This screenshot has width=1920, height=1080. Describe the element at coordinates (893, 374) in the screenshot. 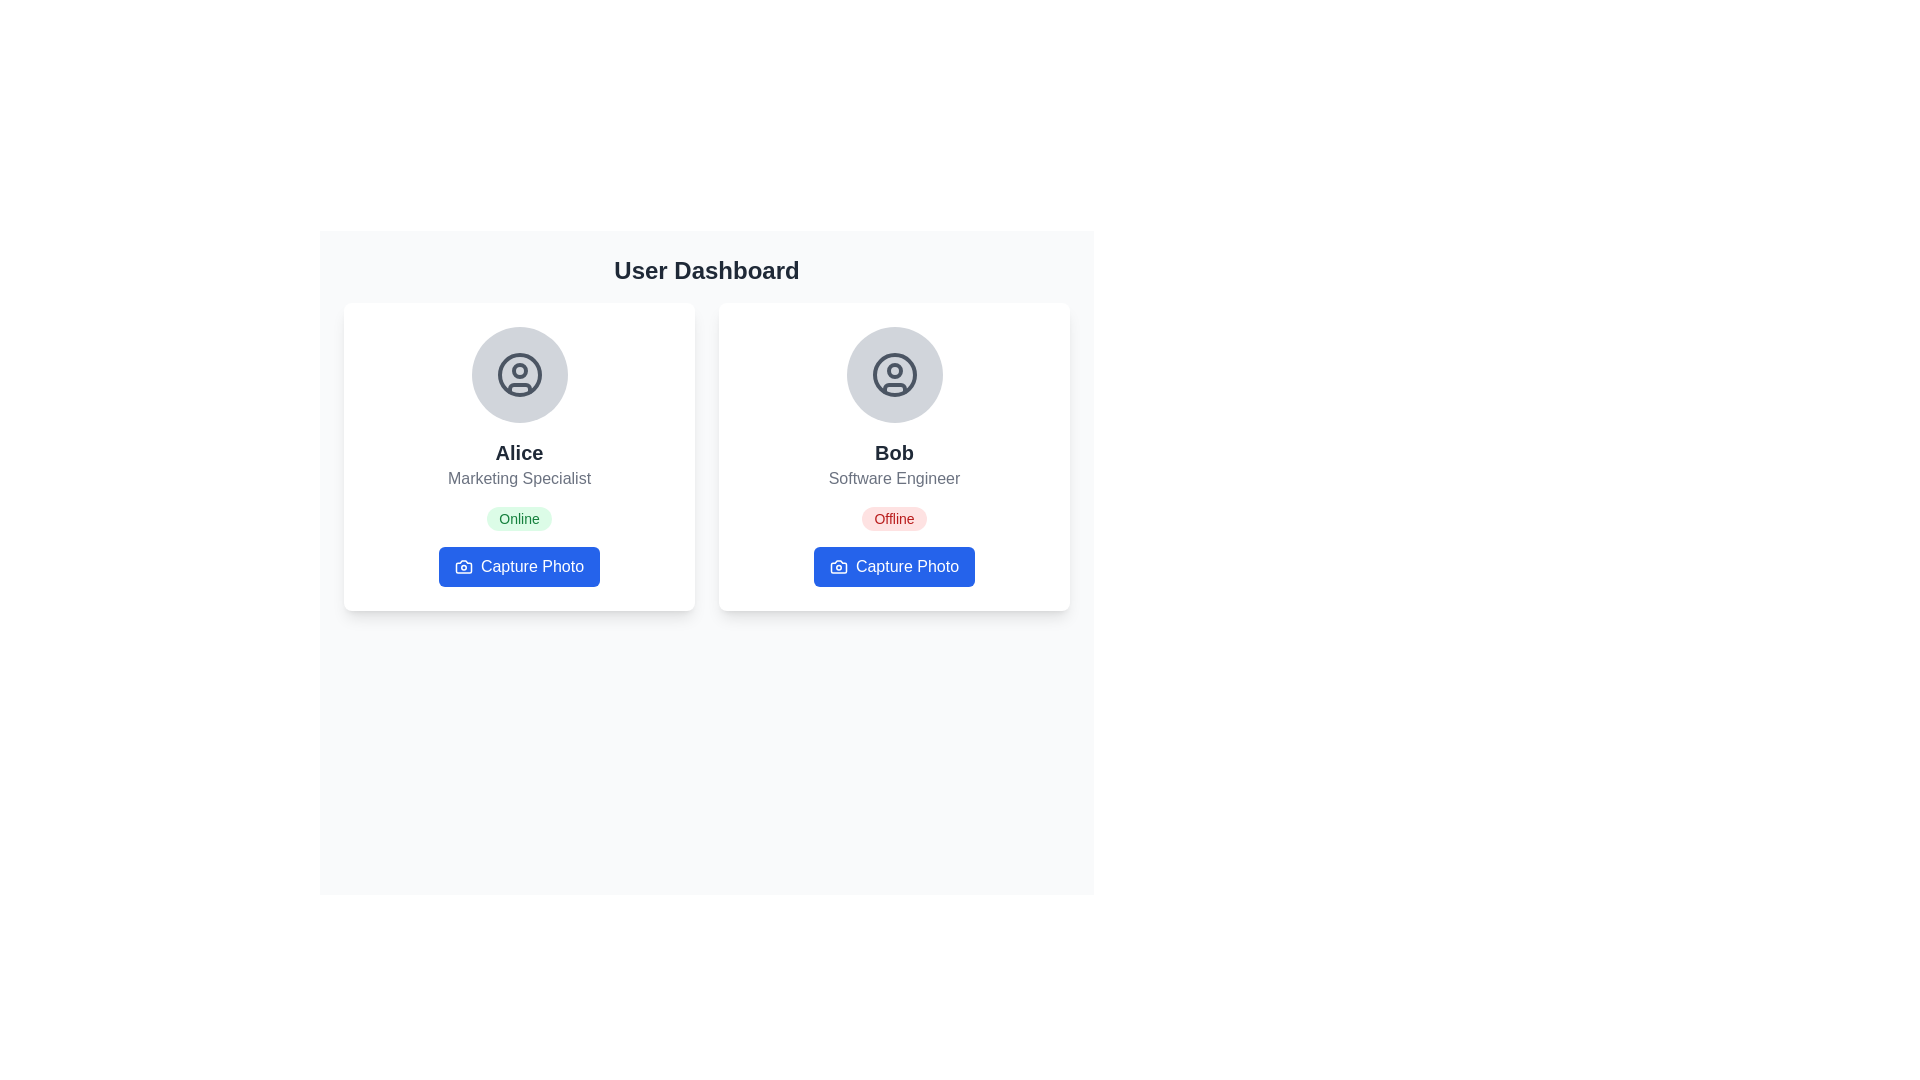

I see `the Icon with a circular gray background representing a user, located in the upper central region of the card labeled 'Bob' in the user dashboard interface` at that location.